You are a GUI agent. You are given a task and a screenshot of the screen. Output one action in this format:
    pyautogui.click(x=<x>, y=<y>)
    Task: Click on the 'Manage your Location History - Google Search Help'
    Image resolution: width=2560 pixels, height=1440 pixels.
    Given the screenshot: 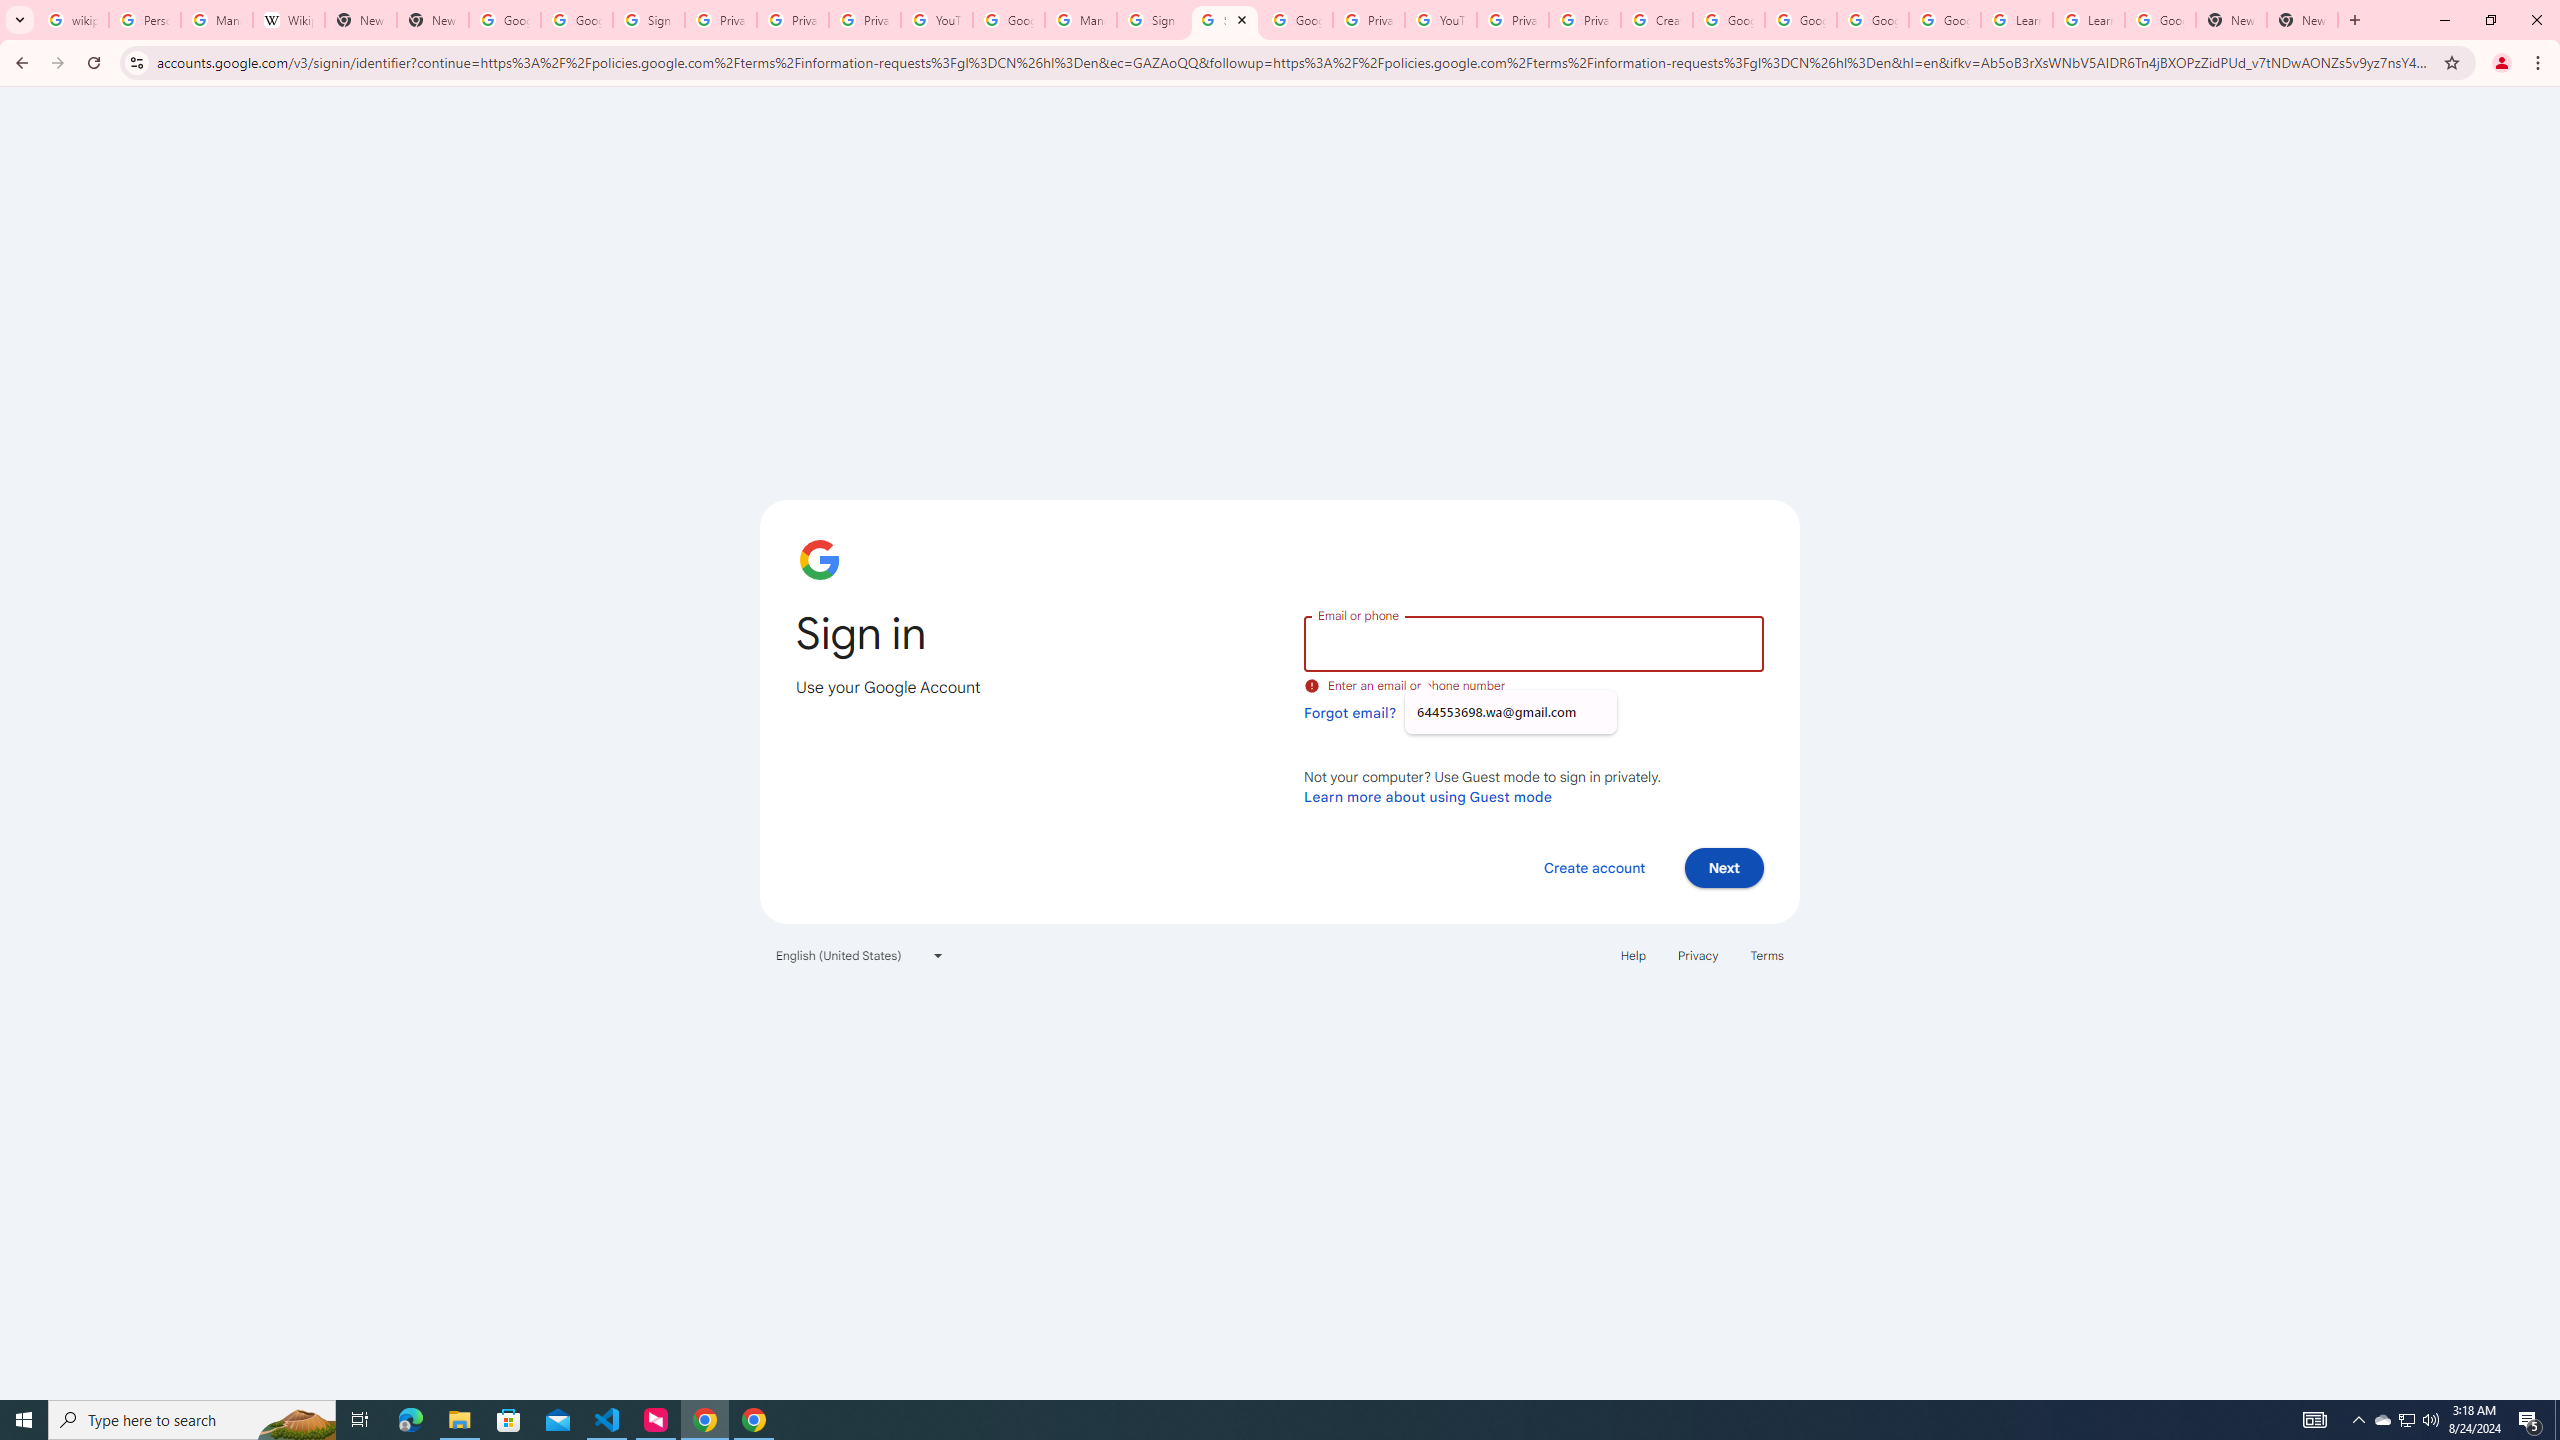 What is the action you would take?
    pyautogui.click(x=216, y=19)
    